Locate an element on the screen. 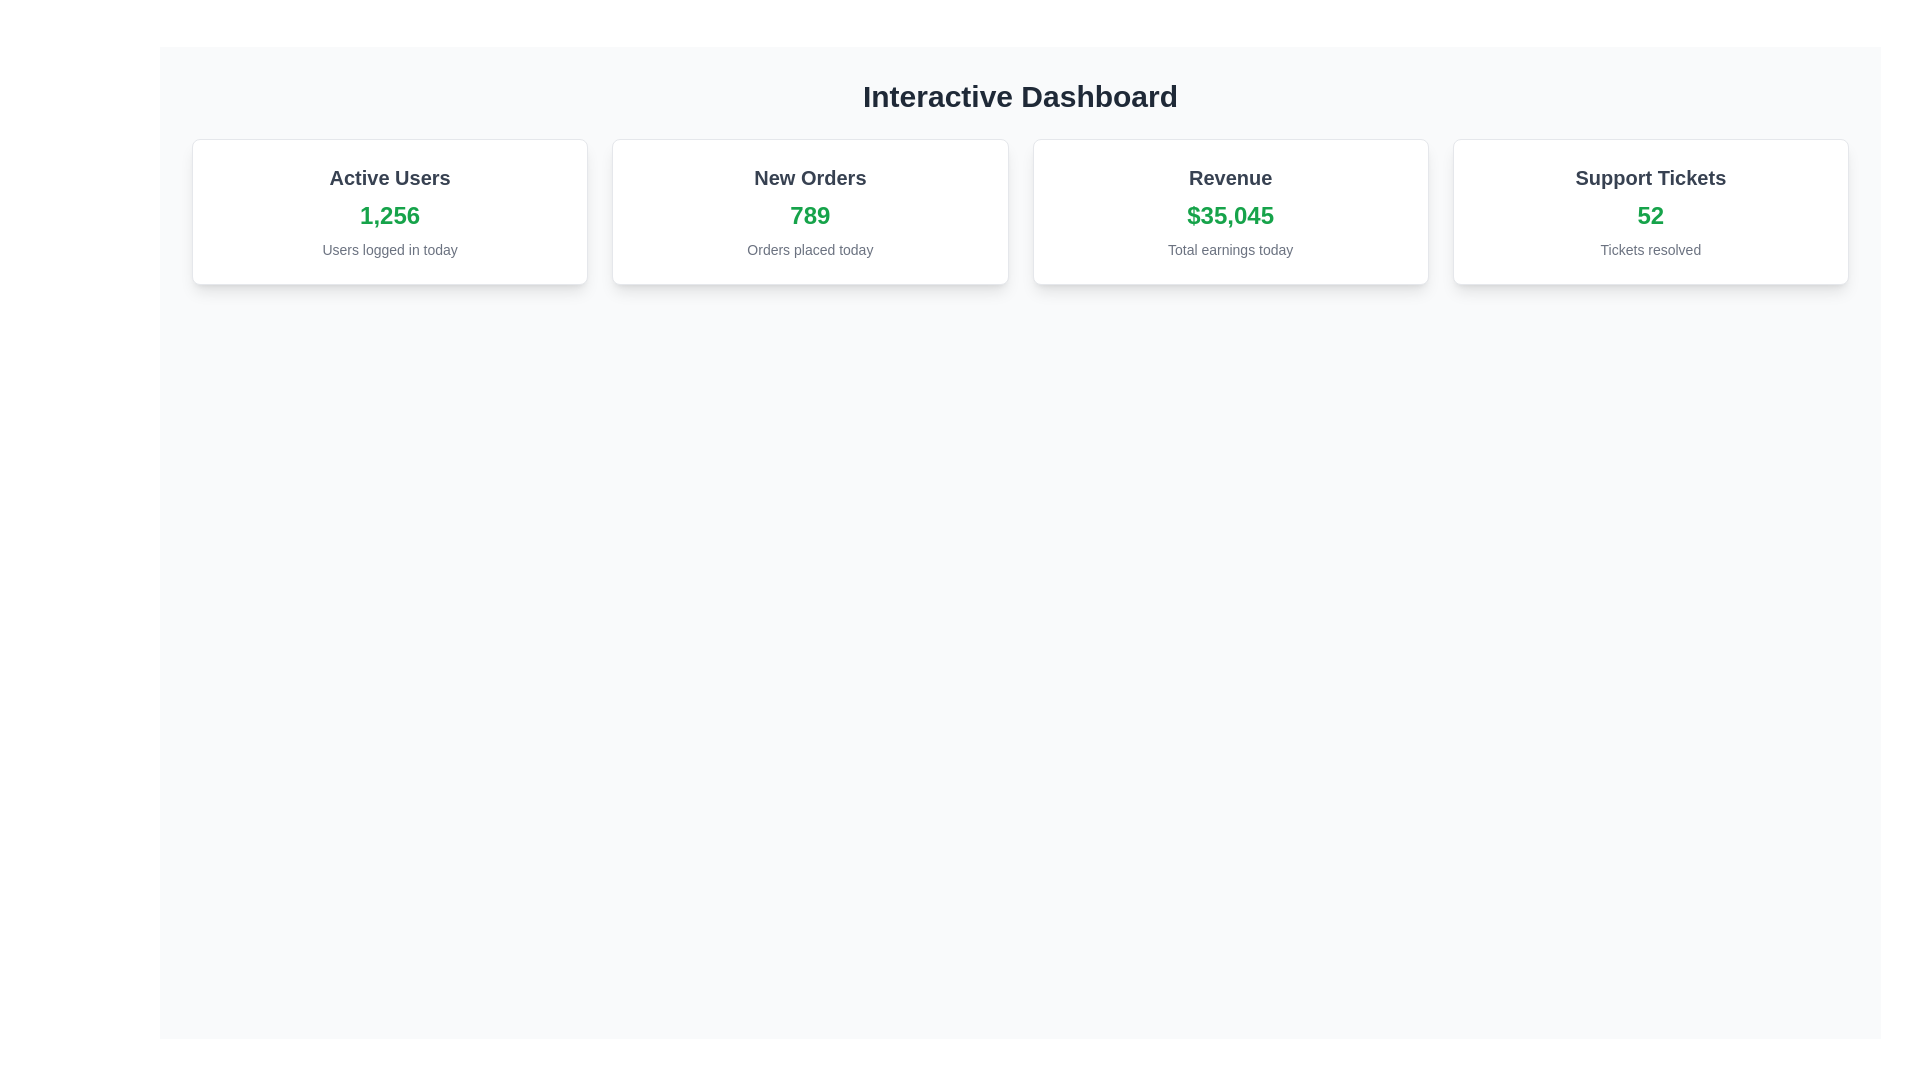  the text label indicating 'New Orders' which is the first line within the card located in the middle-left position of a horizontal layout of cards is located at coordinates (810, 176).